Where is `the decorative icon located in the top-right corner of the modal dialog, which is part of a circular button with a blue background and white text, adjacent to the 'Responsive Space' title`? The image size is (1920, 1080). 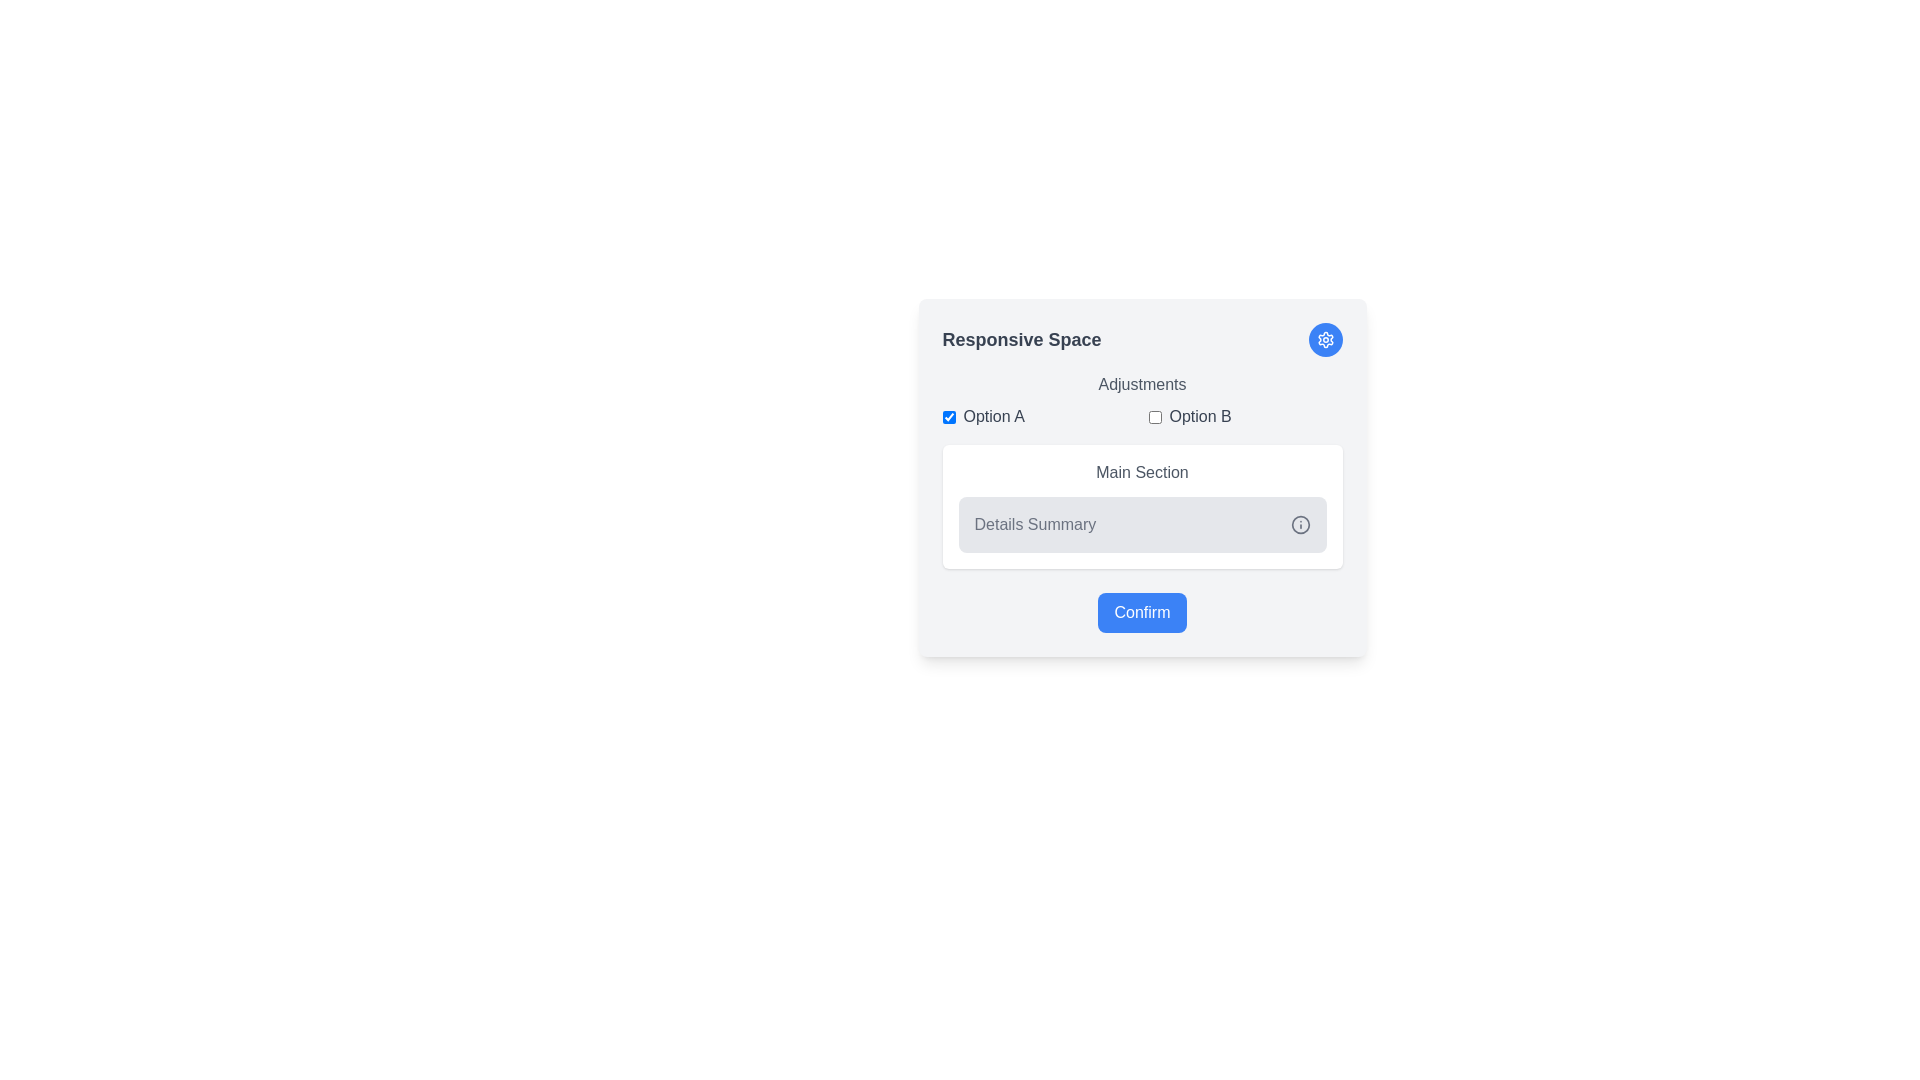
the decorative icon located in the top-right corner of the modal dialog, which is part of a circular button with a blue background and white text, adjacent to the 'Responsive Space' title is located at coordinates (1325, 338).